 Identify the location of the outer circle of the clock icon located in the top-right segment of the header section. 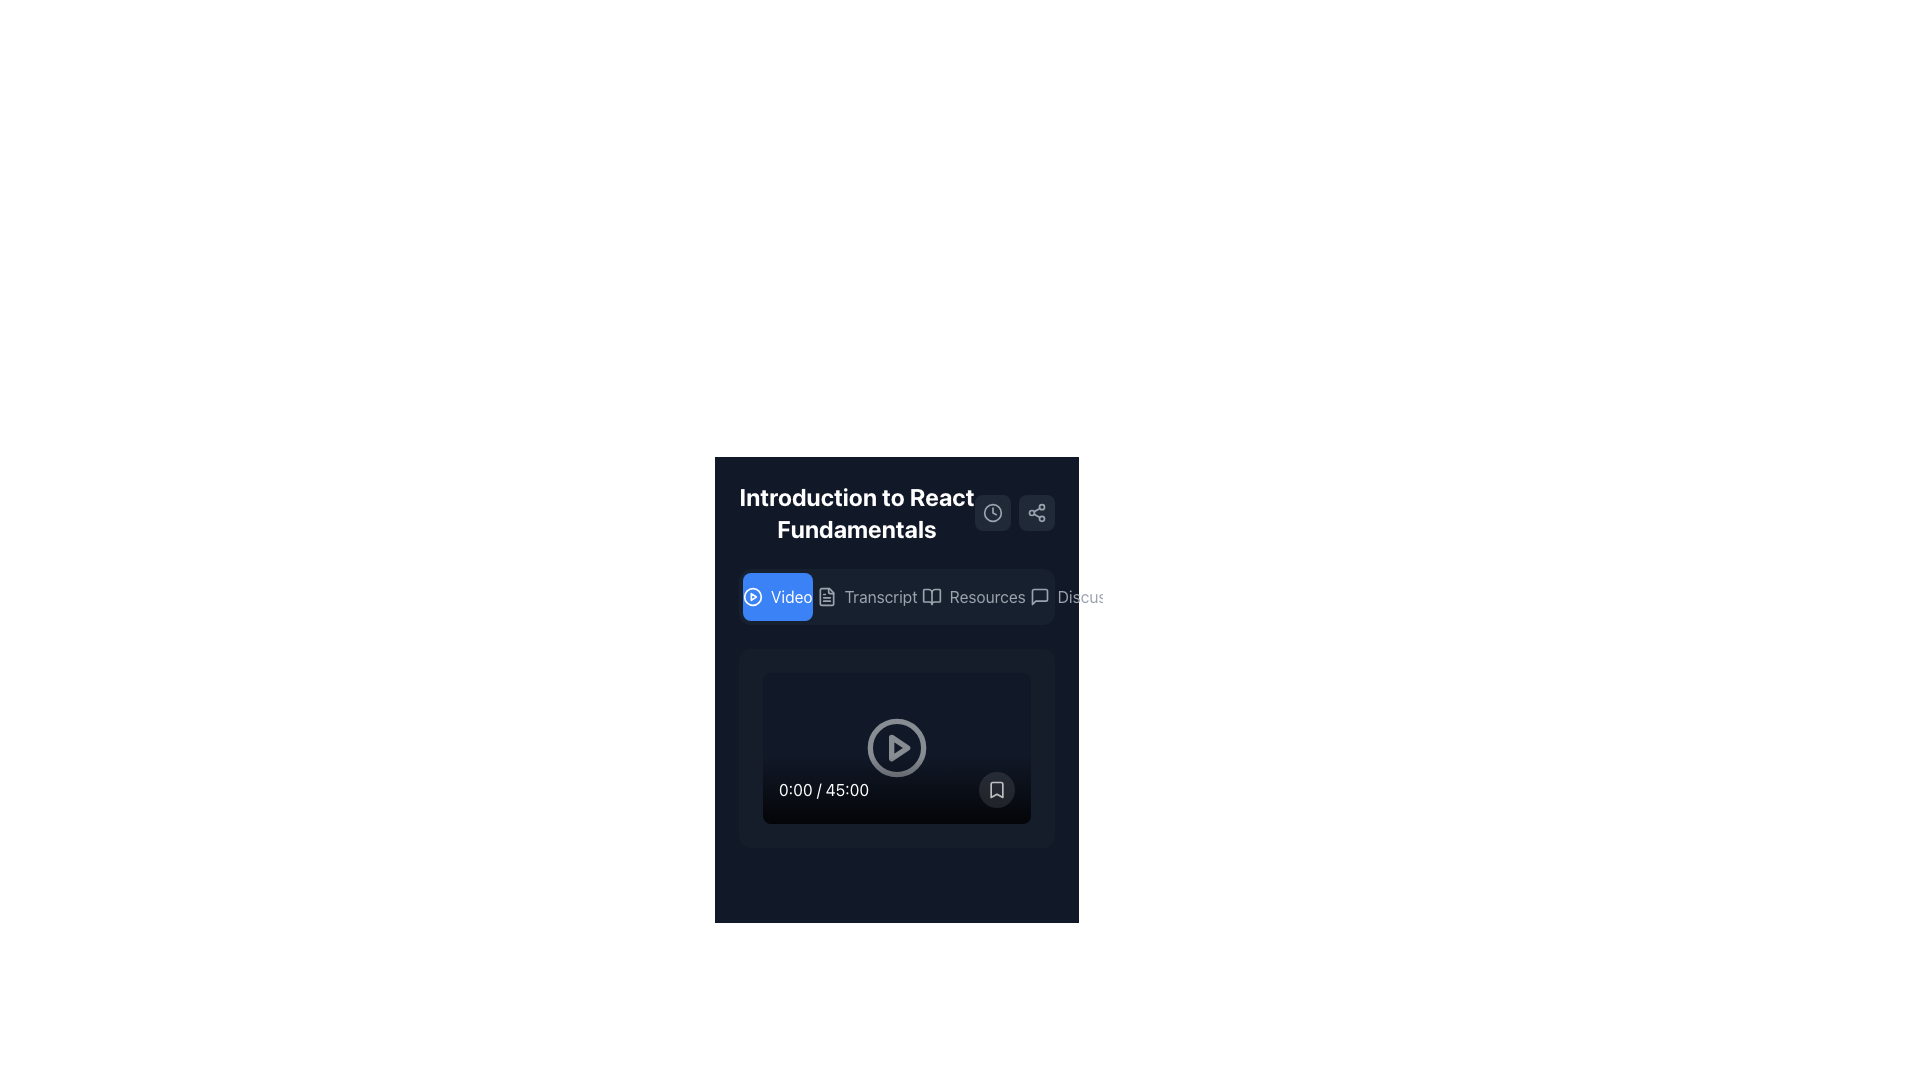
(993, 511).